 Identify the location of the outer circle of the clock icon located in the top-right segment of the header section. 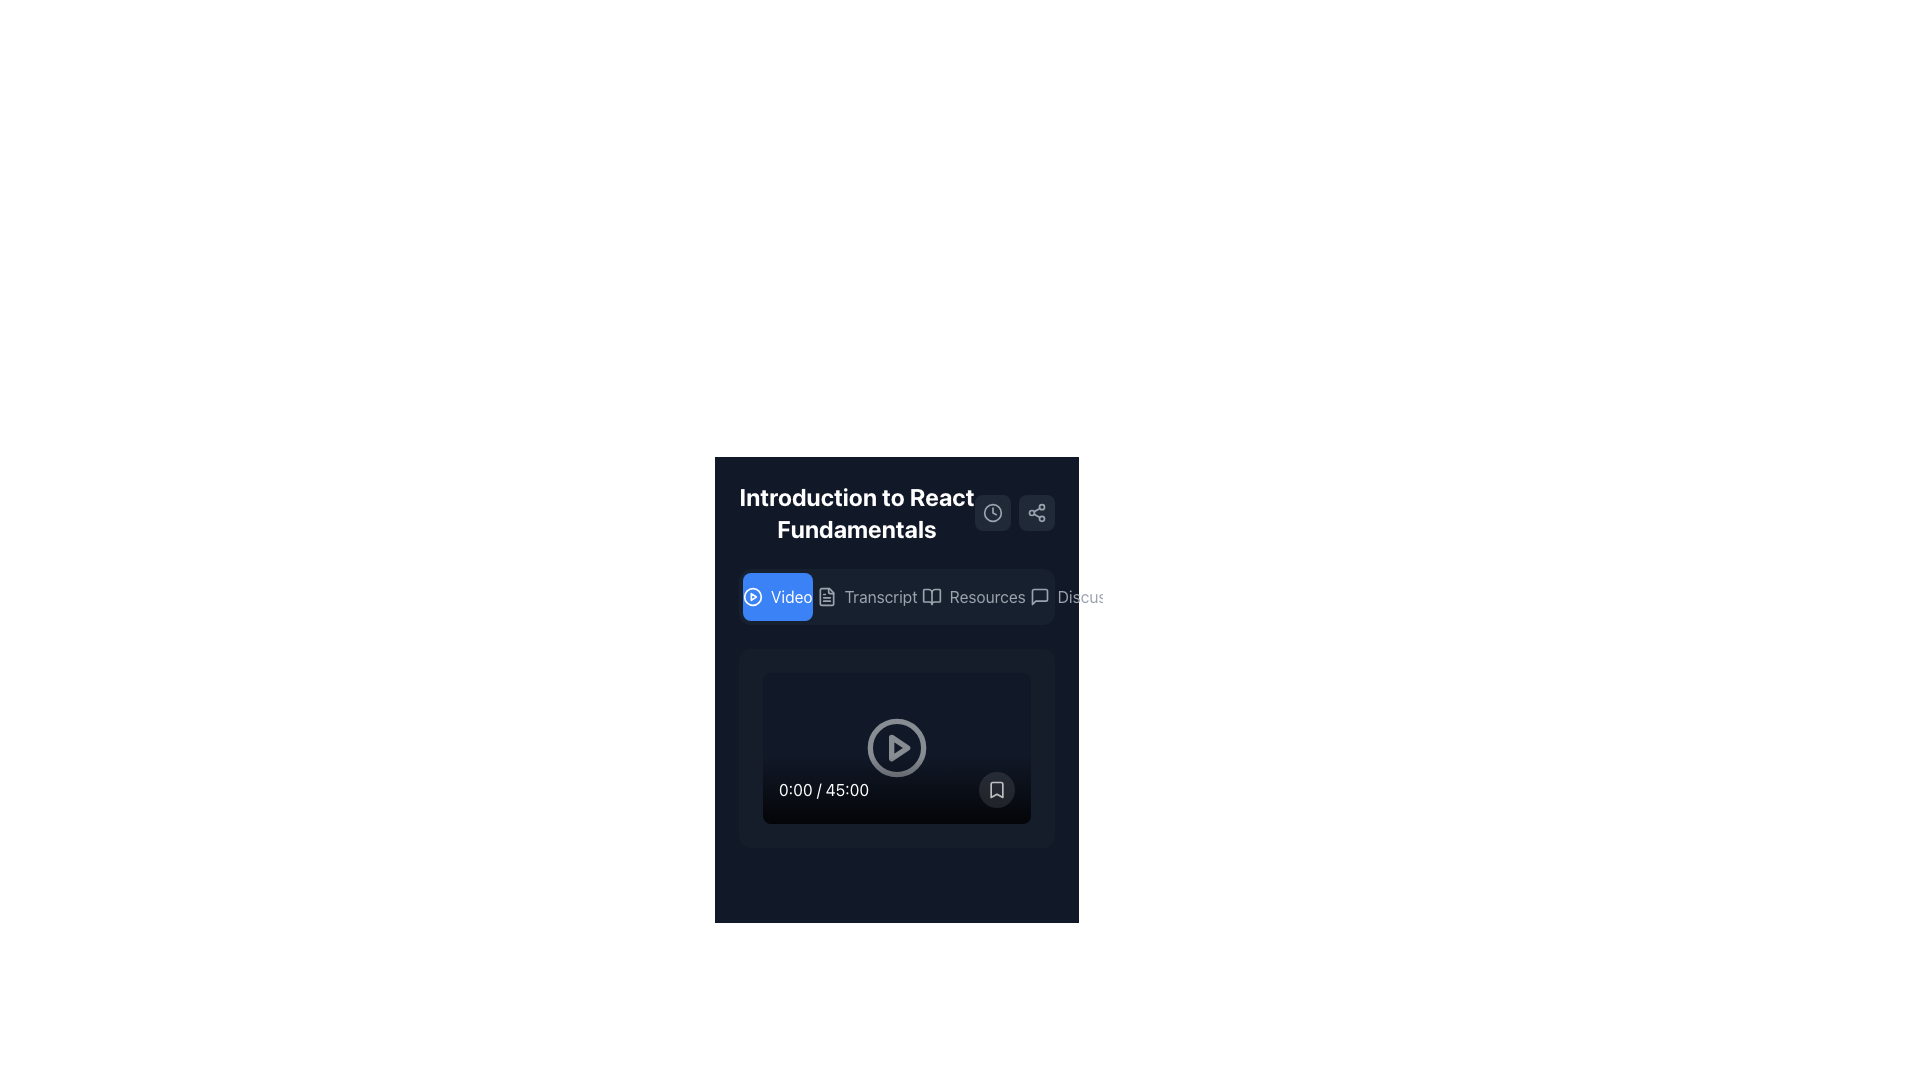
(993, 511).